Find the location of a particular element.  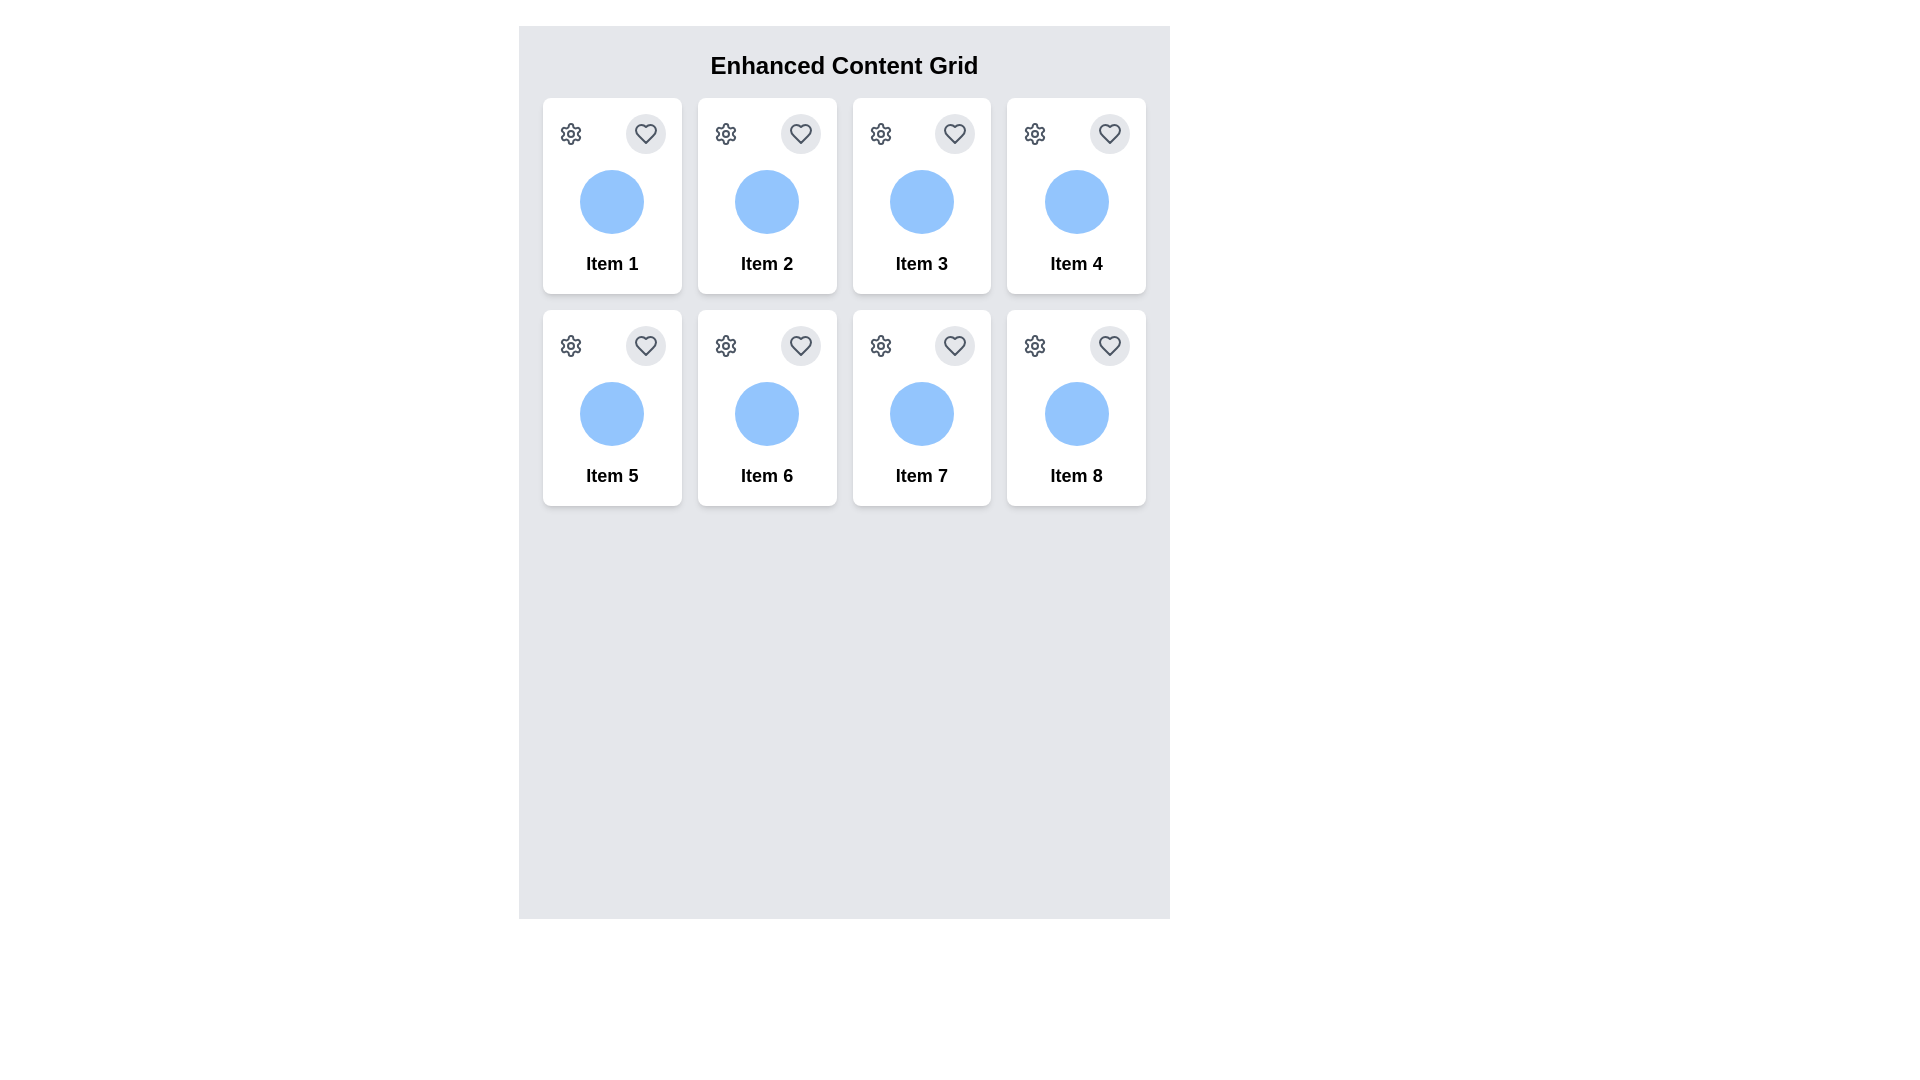

the settings icon located in the top-left corner of the card labeled 'Item 4' is located at coordinates (1035, 134).